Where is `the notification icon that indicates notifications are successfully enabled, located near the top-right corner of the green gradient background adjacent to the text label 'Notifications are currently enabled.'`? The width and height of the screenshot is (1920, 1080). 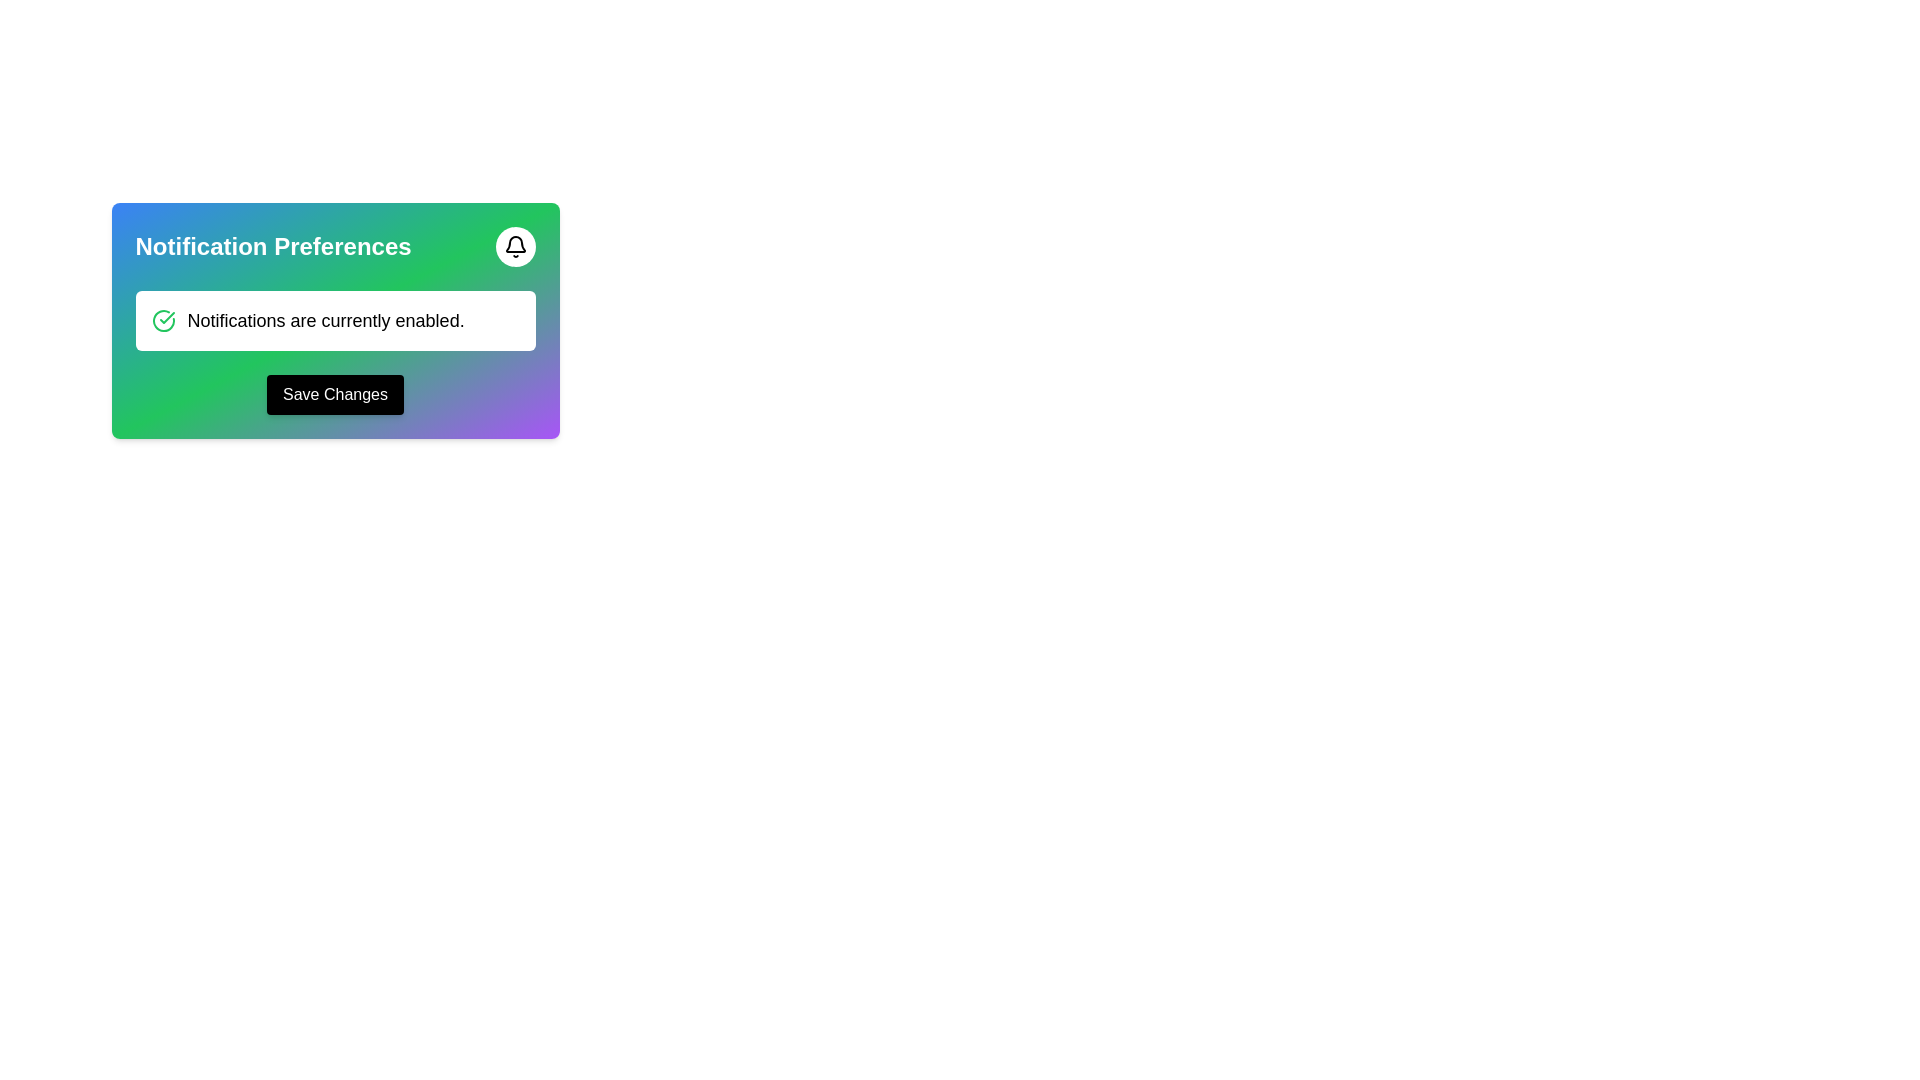 the notification icon that indicates notifications are successfully enabled, located near the top-right corner of the green gradient background adjacent to the text label 'Notifications are currently enabled.' is located at coordinates (167, 316).